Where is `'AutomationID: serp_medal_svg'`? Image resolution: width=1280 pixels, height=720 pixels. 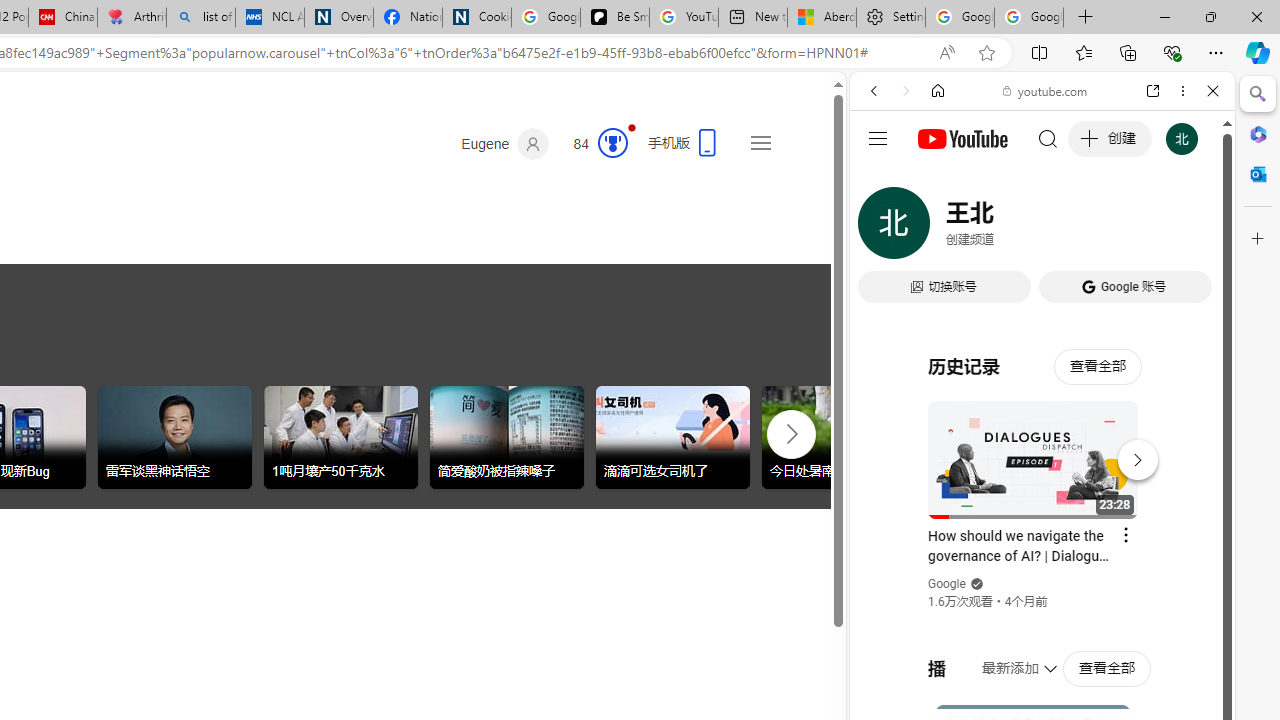
'AutomationID: serp_medal_svg' is located at coordinates (611, 141).